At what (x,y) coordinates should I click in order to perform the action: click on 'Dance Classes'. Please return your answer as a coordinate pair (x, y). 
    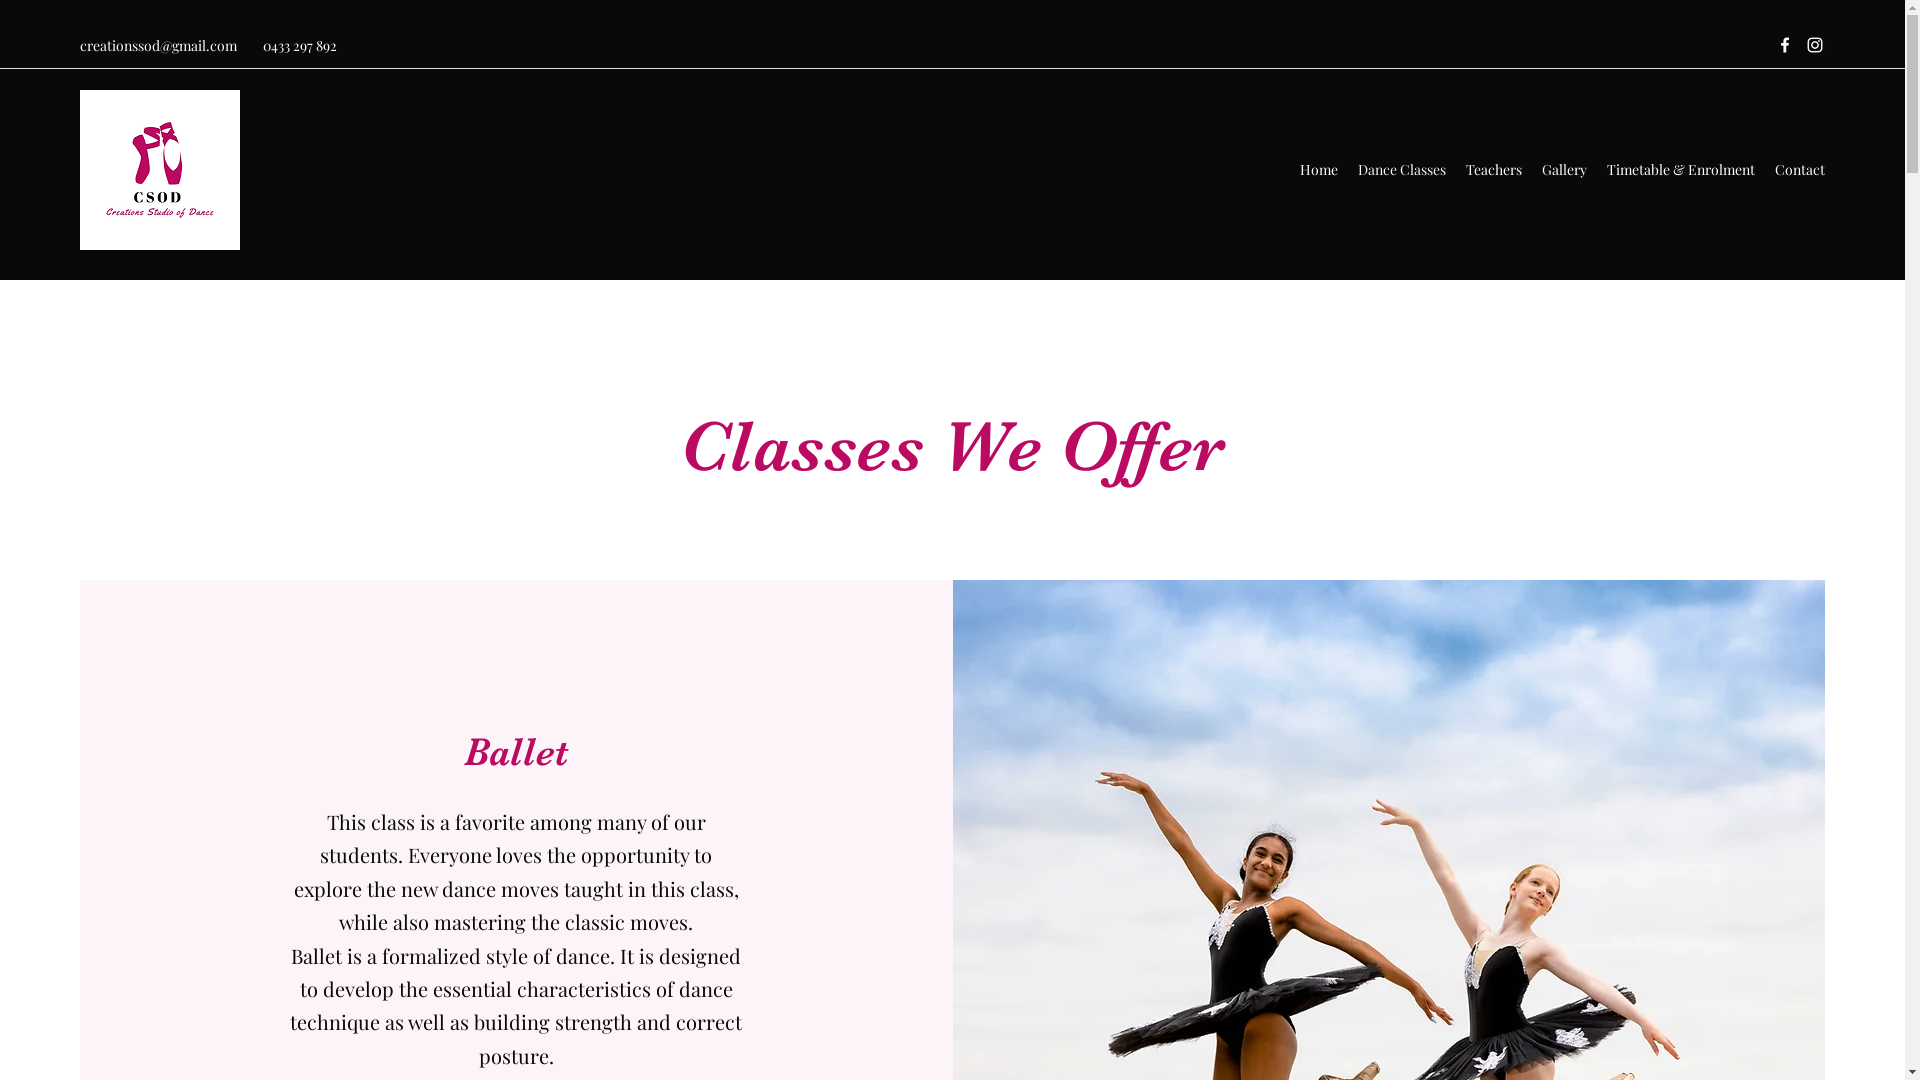
    Looking at the image, I should click on (1400, 168).